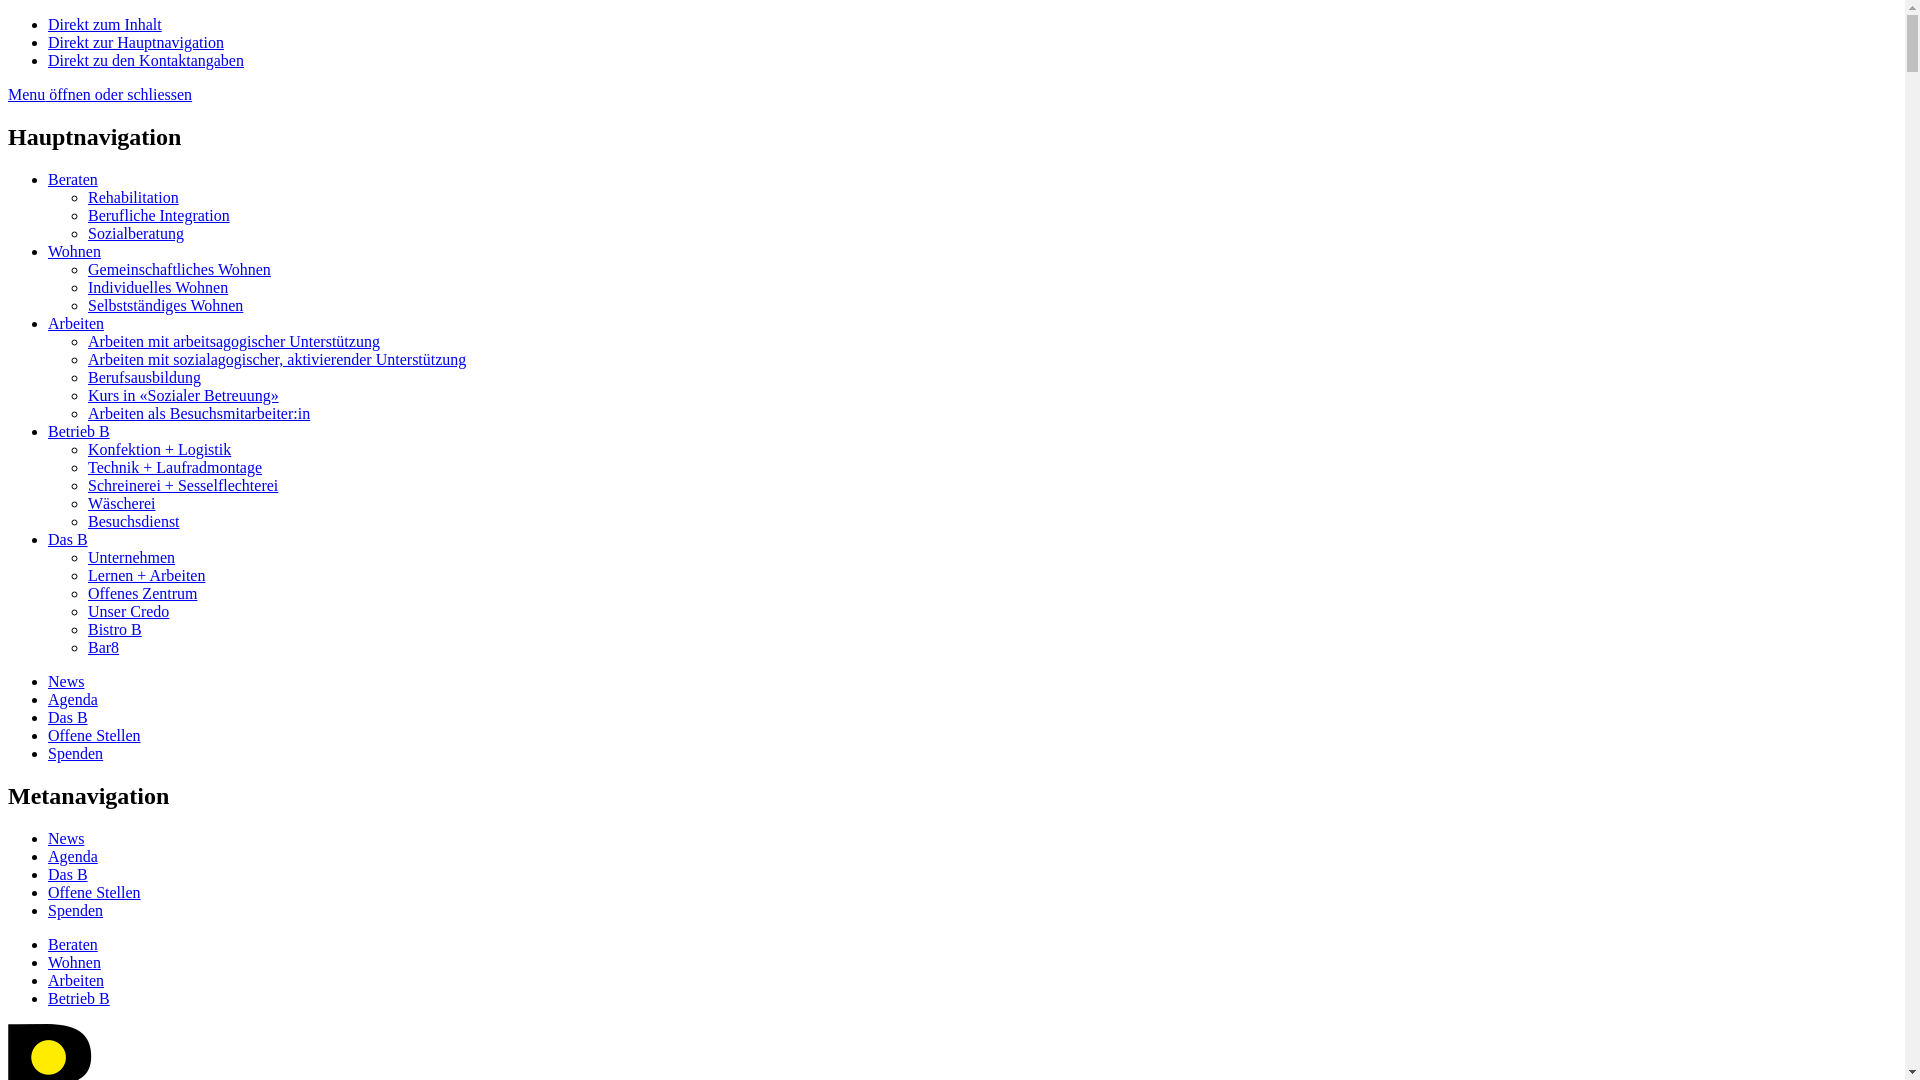 This screenshot has height=1080, width=1920. Describe the element at coordinates (145, 575) in the screenshot. I see `'Lernen + Arbeiten'` at that location.